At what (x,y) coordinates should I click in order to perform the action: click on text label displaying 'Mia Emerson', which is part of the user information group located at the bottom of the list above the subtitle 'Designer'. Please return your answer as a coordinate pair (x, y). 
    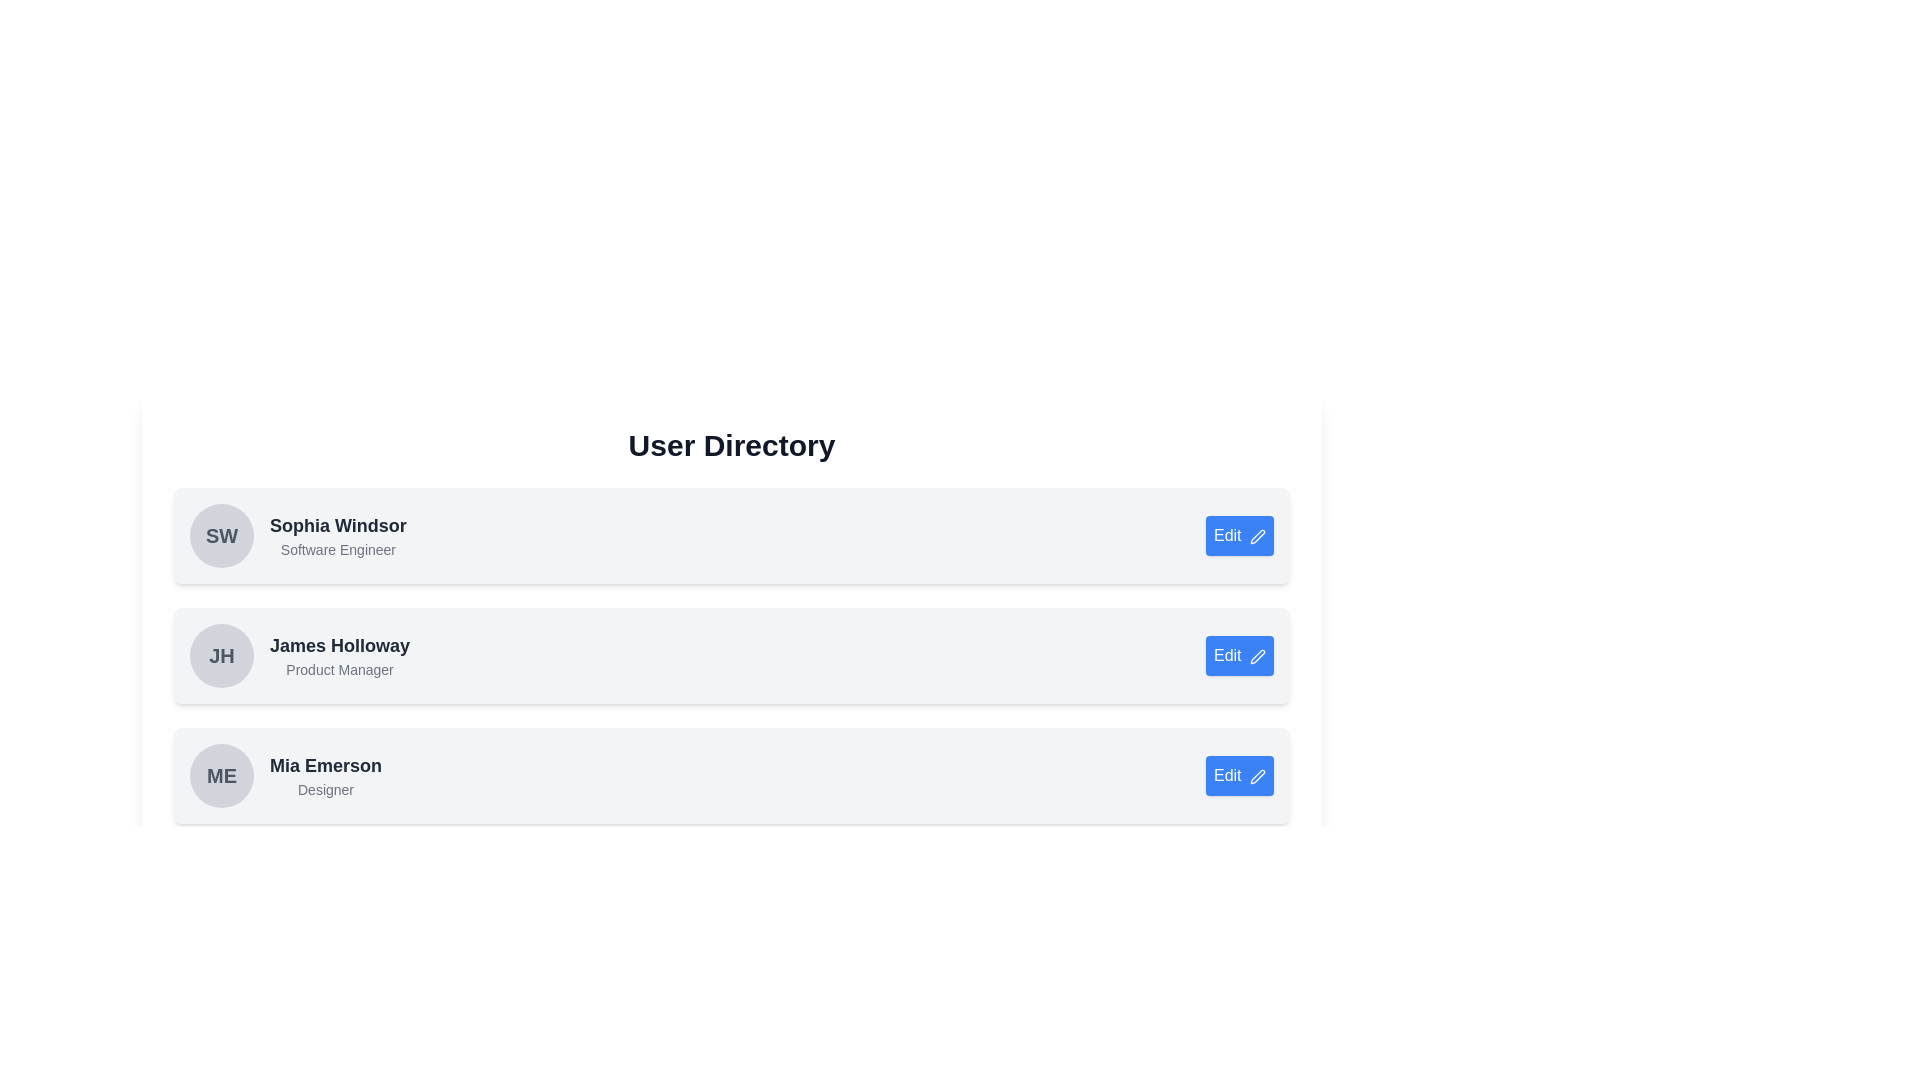
    Looking at the image, I should click on (326, 765).